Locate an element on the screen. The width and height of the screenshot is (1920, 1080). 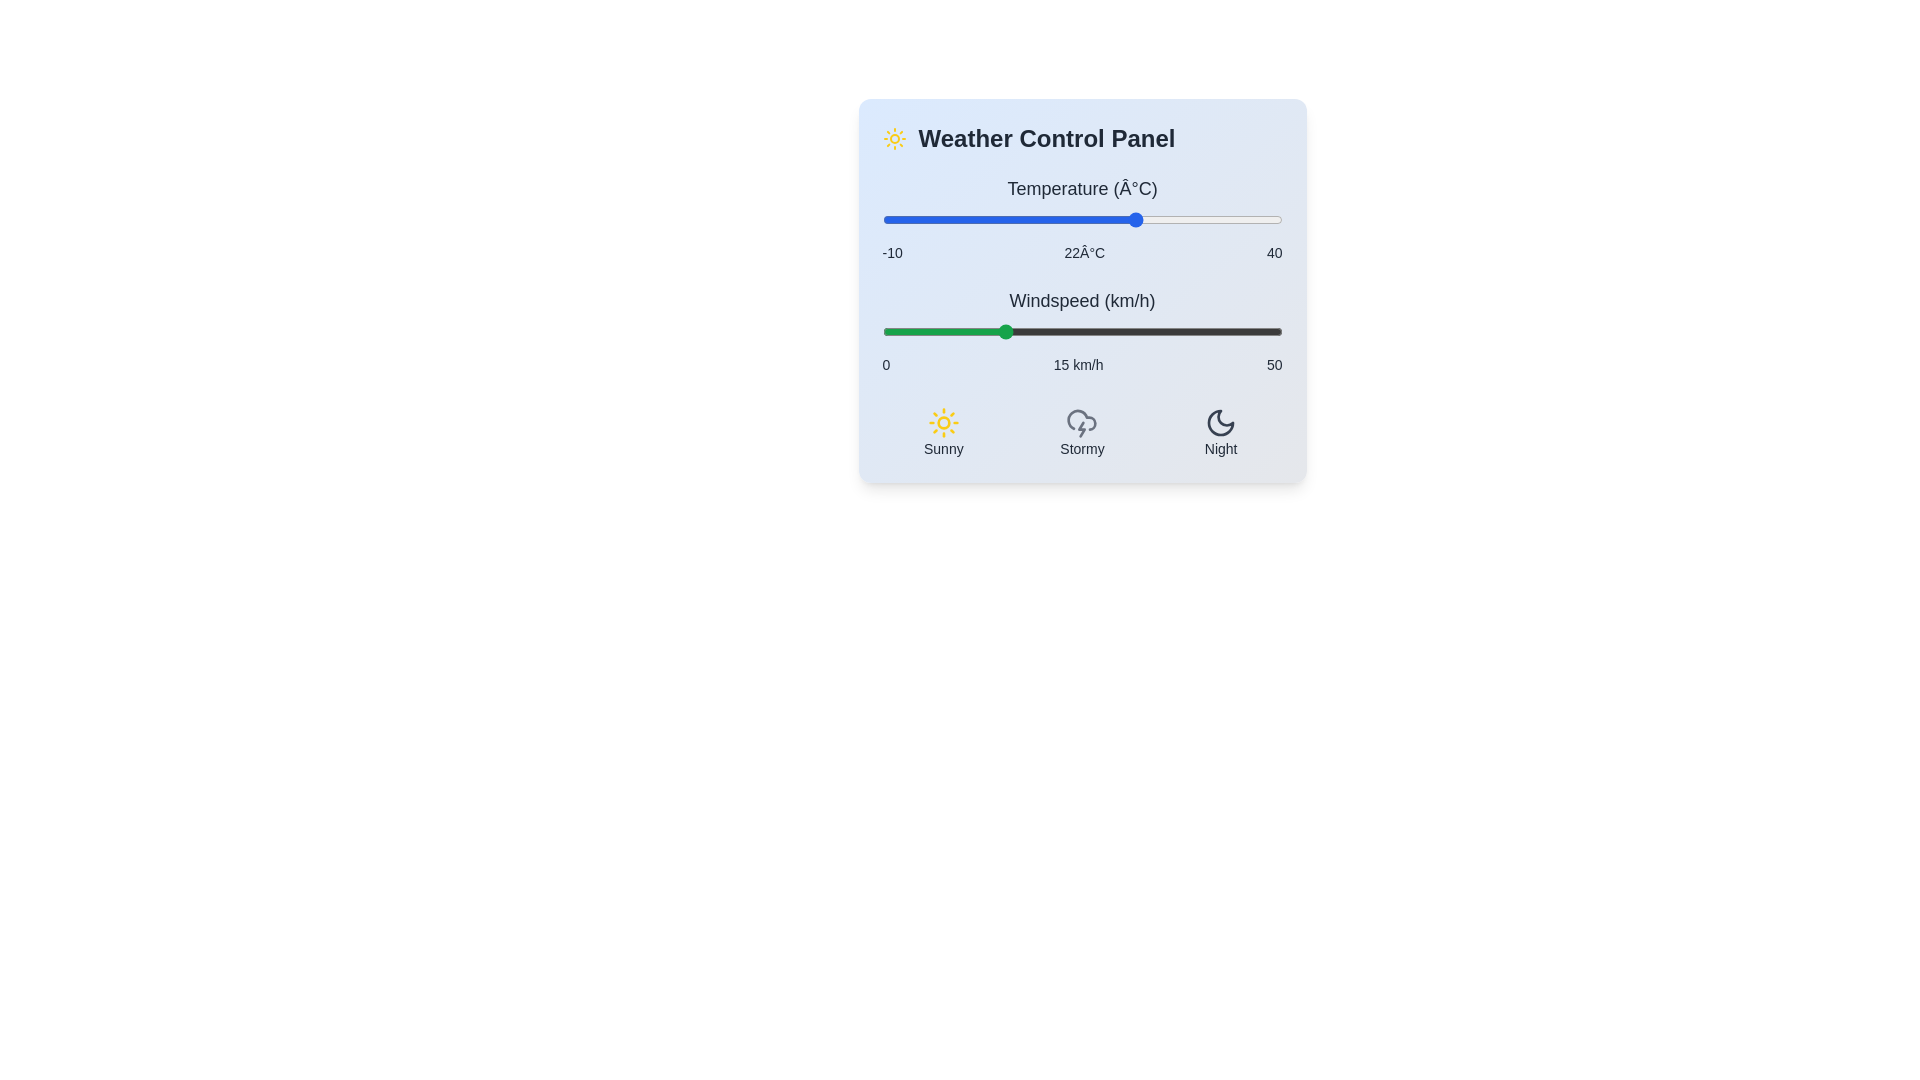
the stormy weather icon located in the Weather Control Panel, which is the second element in a horizontal arrangement of three items is located at coordinates (1081, 431).